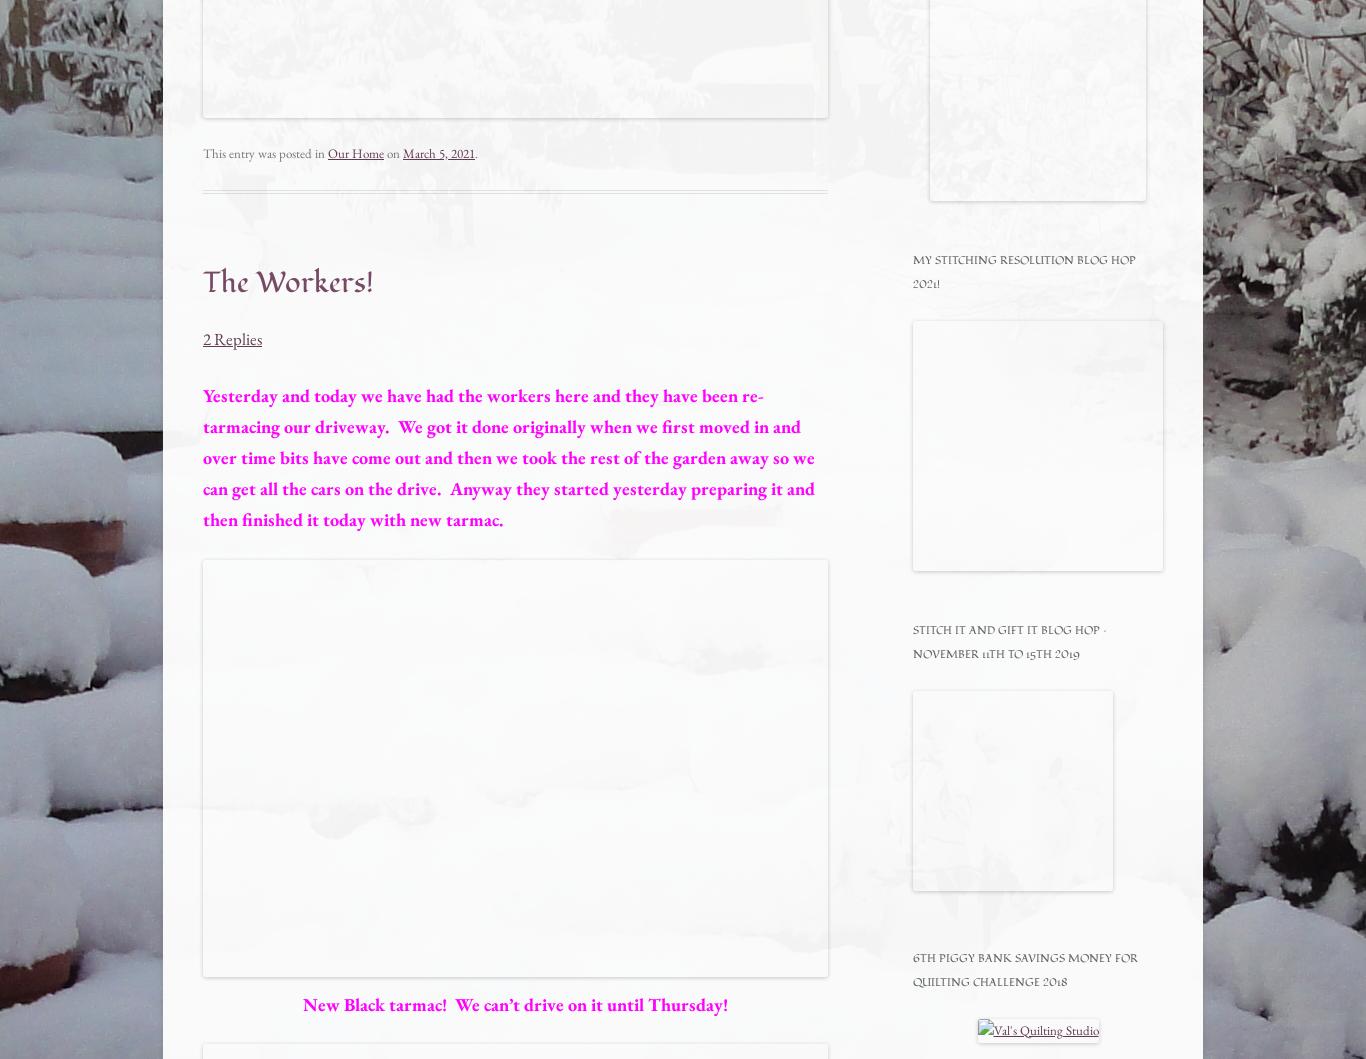 Image resolution: width=1366 pixels, height=1059 pixels. Describe the element at coordinates (514, 1002) in the screenshot. I see `'New Black tarmac!  We can’t drive on it until Thursday!'` at that location.